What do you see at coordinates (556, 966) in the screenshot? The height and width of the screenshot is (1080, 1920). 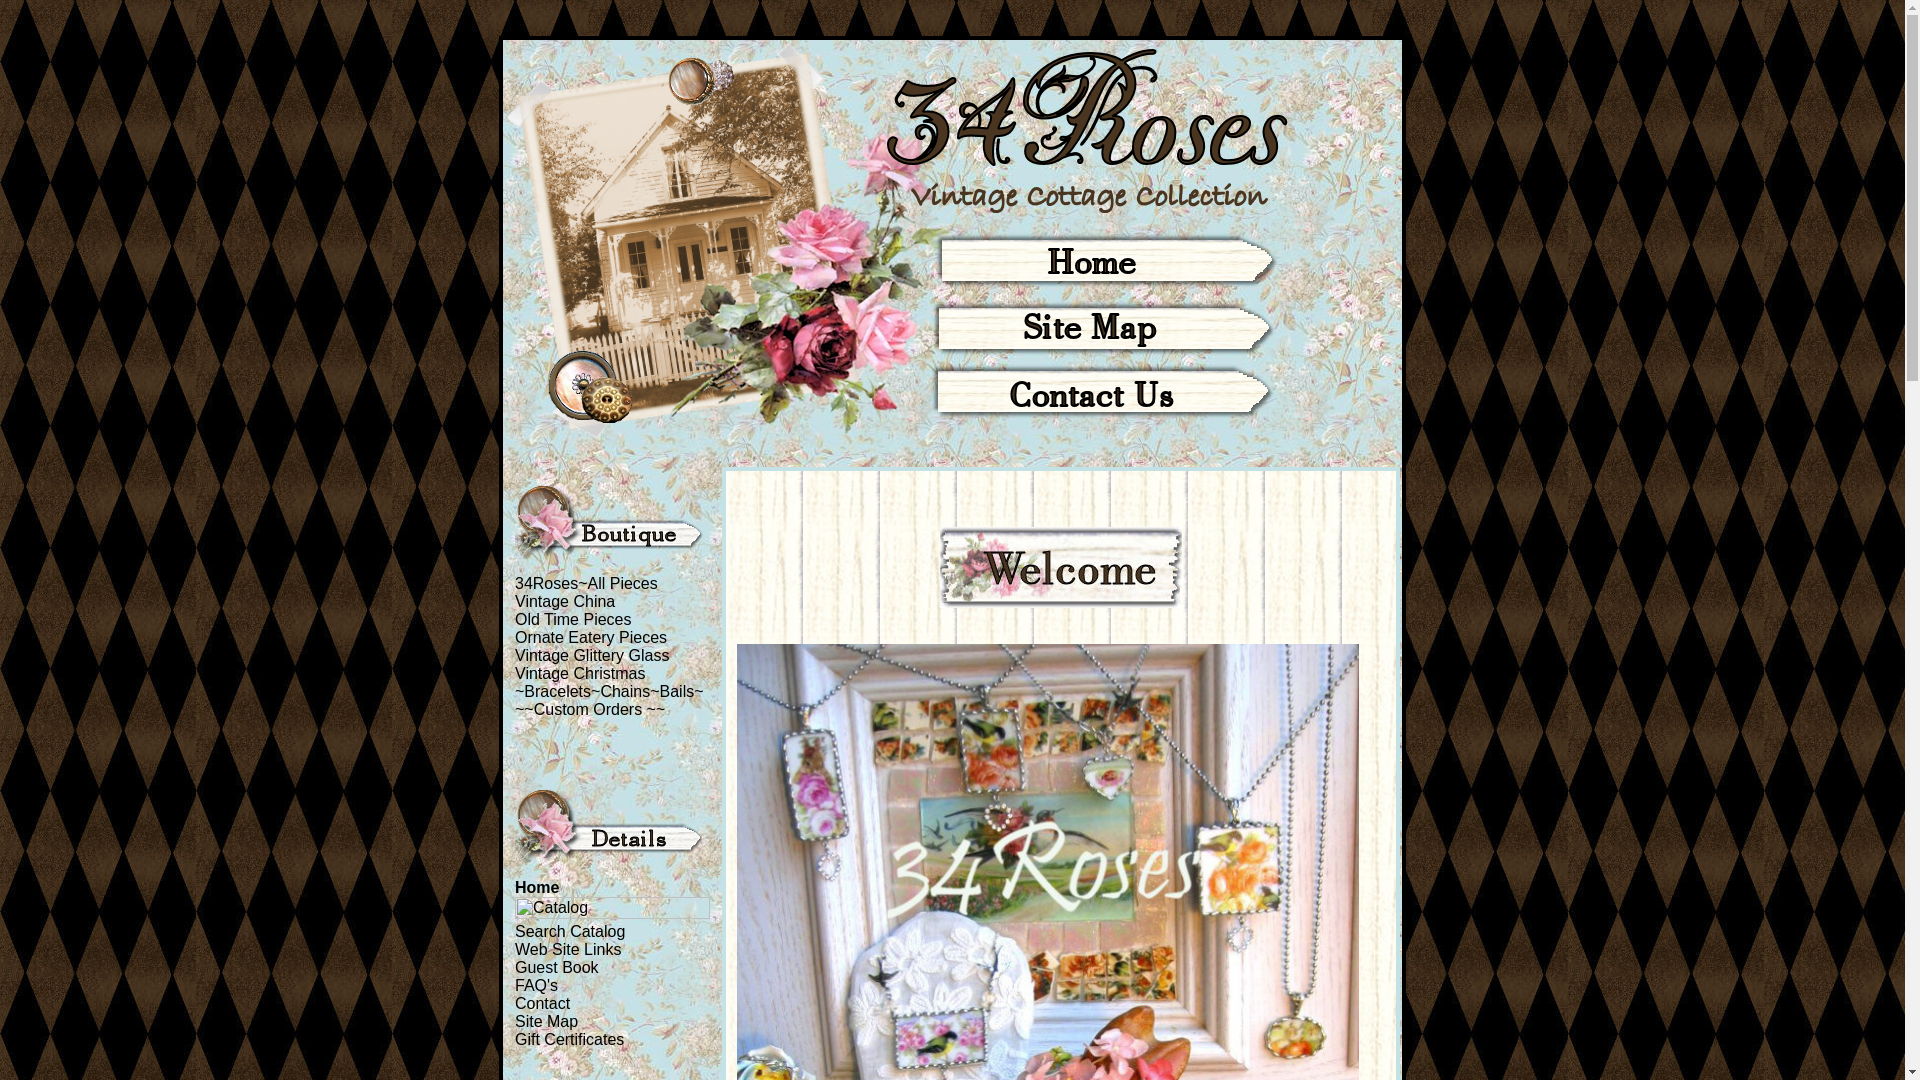 I see `'Guest Book'` at bounding box center [556, 966].